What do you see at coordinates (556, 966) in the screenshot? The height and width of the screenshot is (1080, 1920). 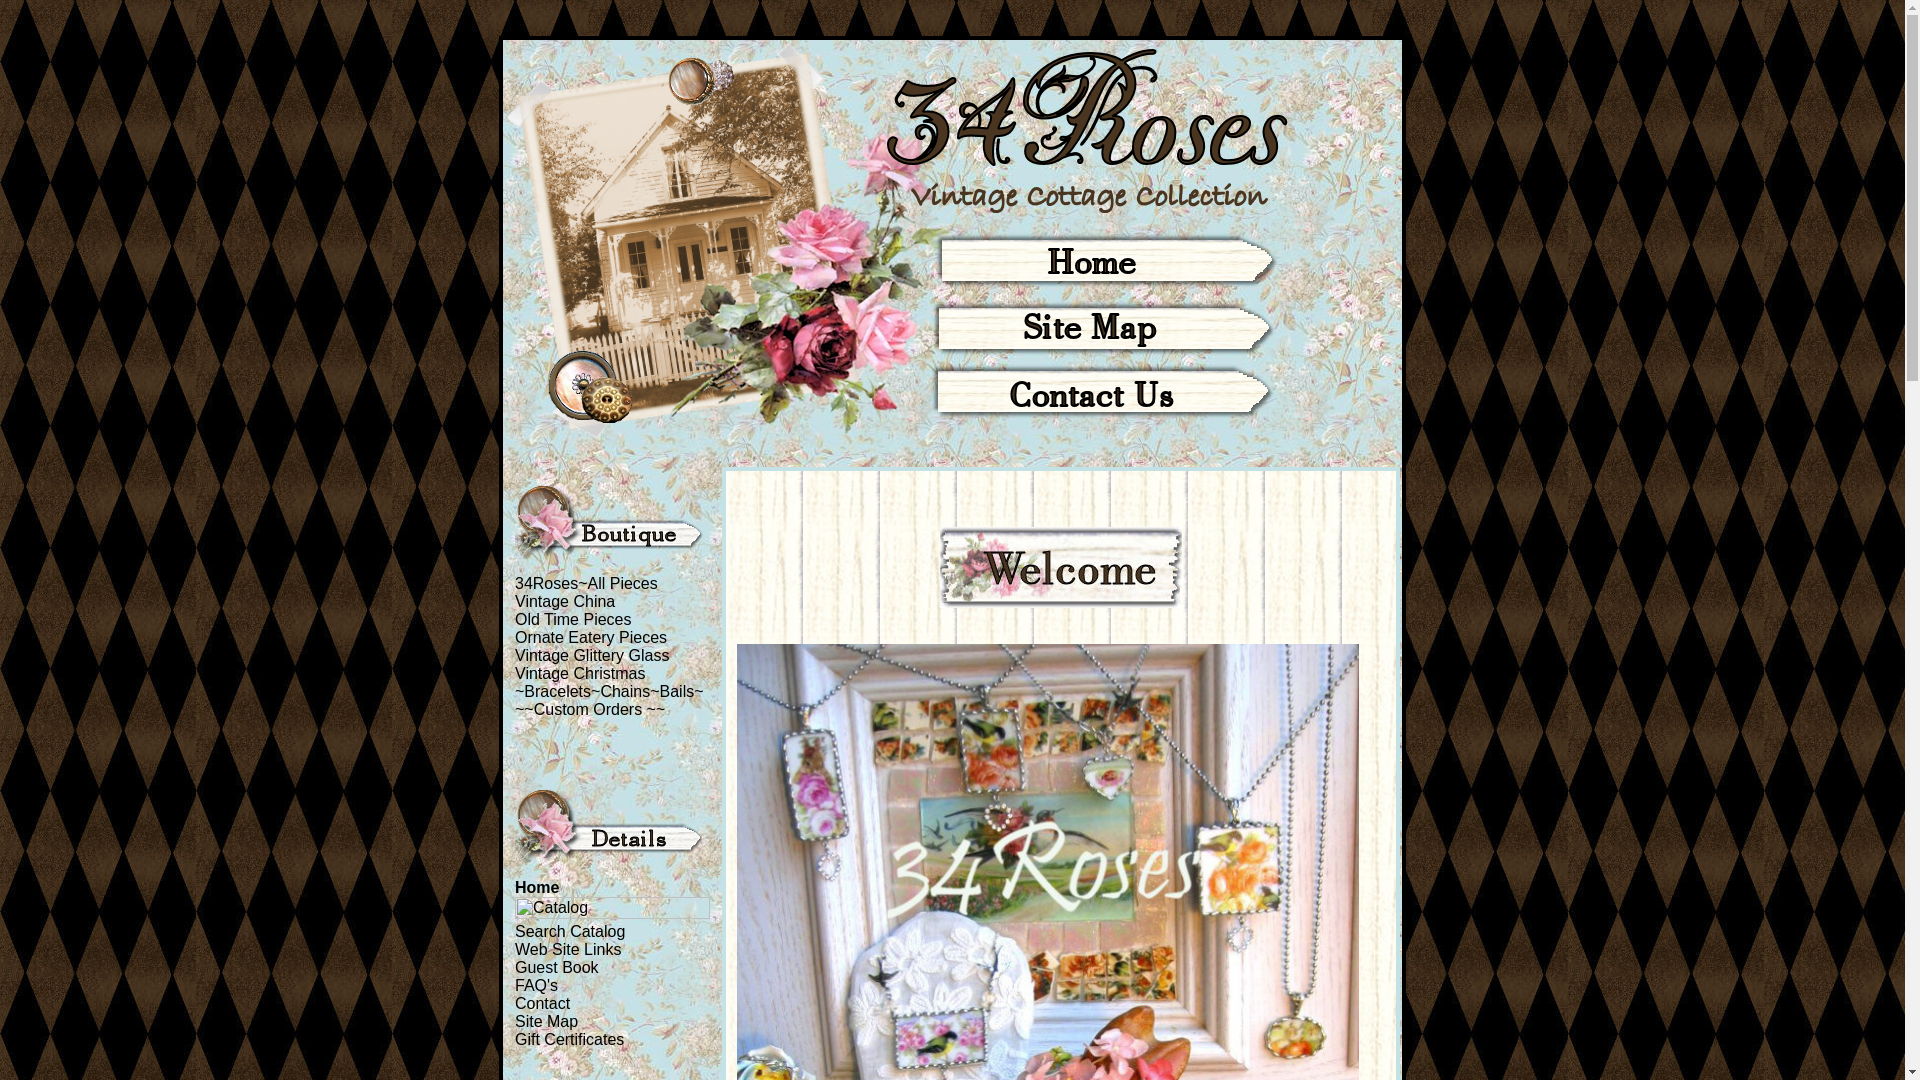 I see `'Guest Book'` at bounding box center [556, 966].